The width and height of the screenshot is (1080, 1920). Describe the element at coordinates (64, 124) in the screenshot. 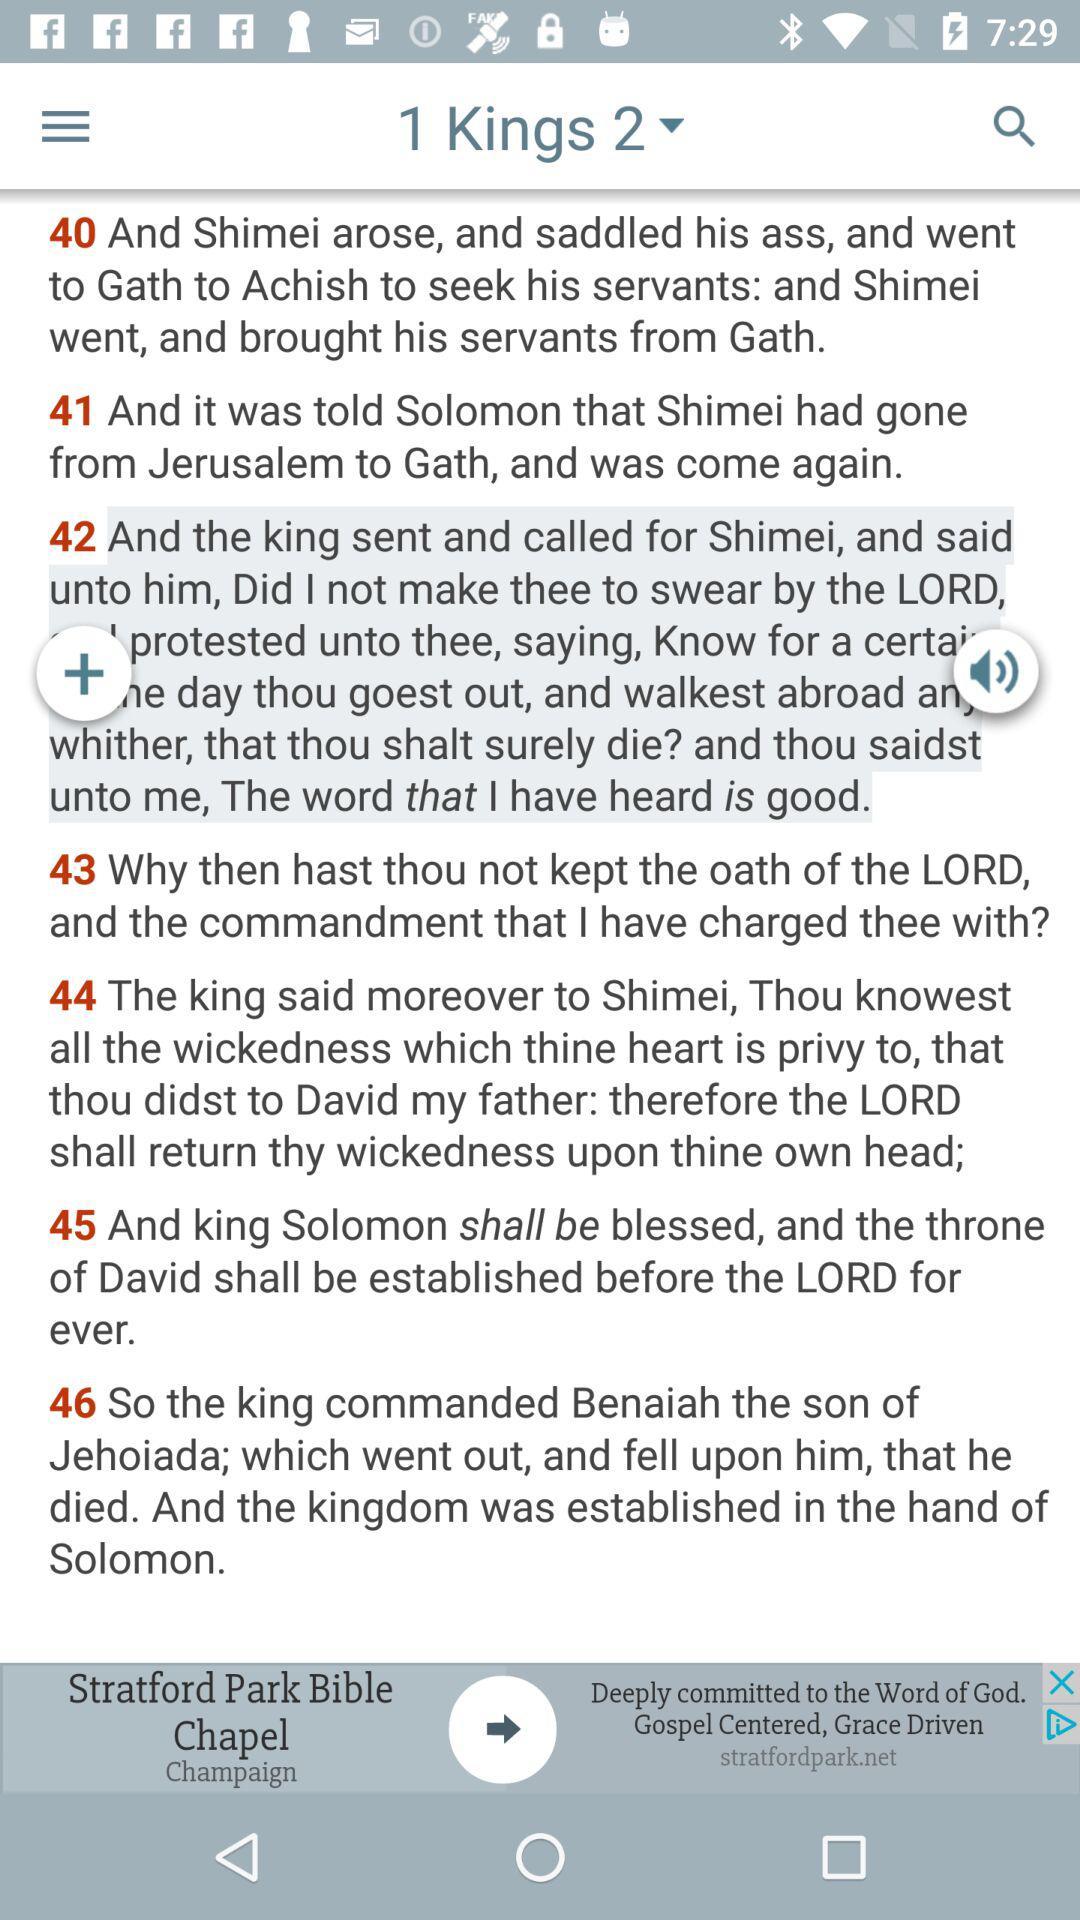

I see `menu button` at that location.